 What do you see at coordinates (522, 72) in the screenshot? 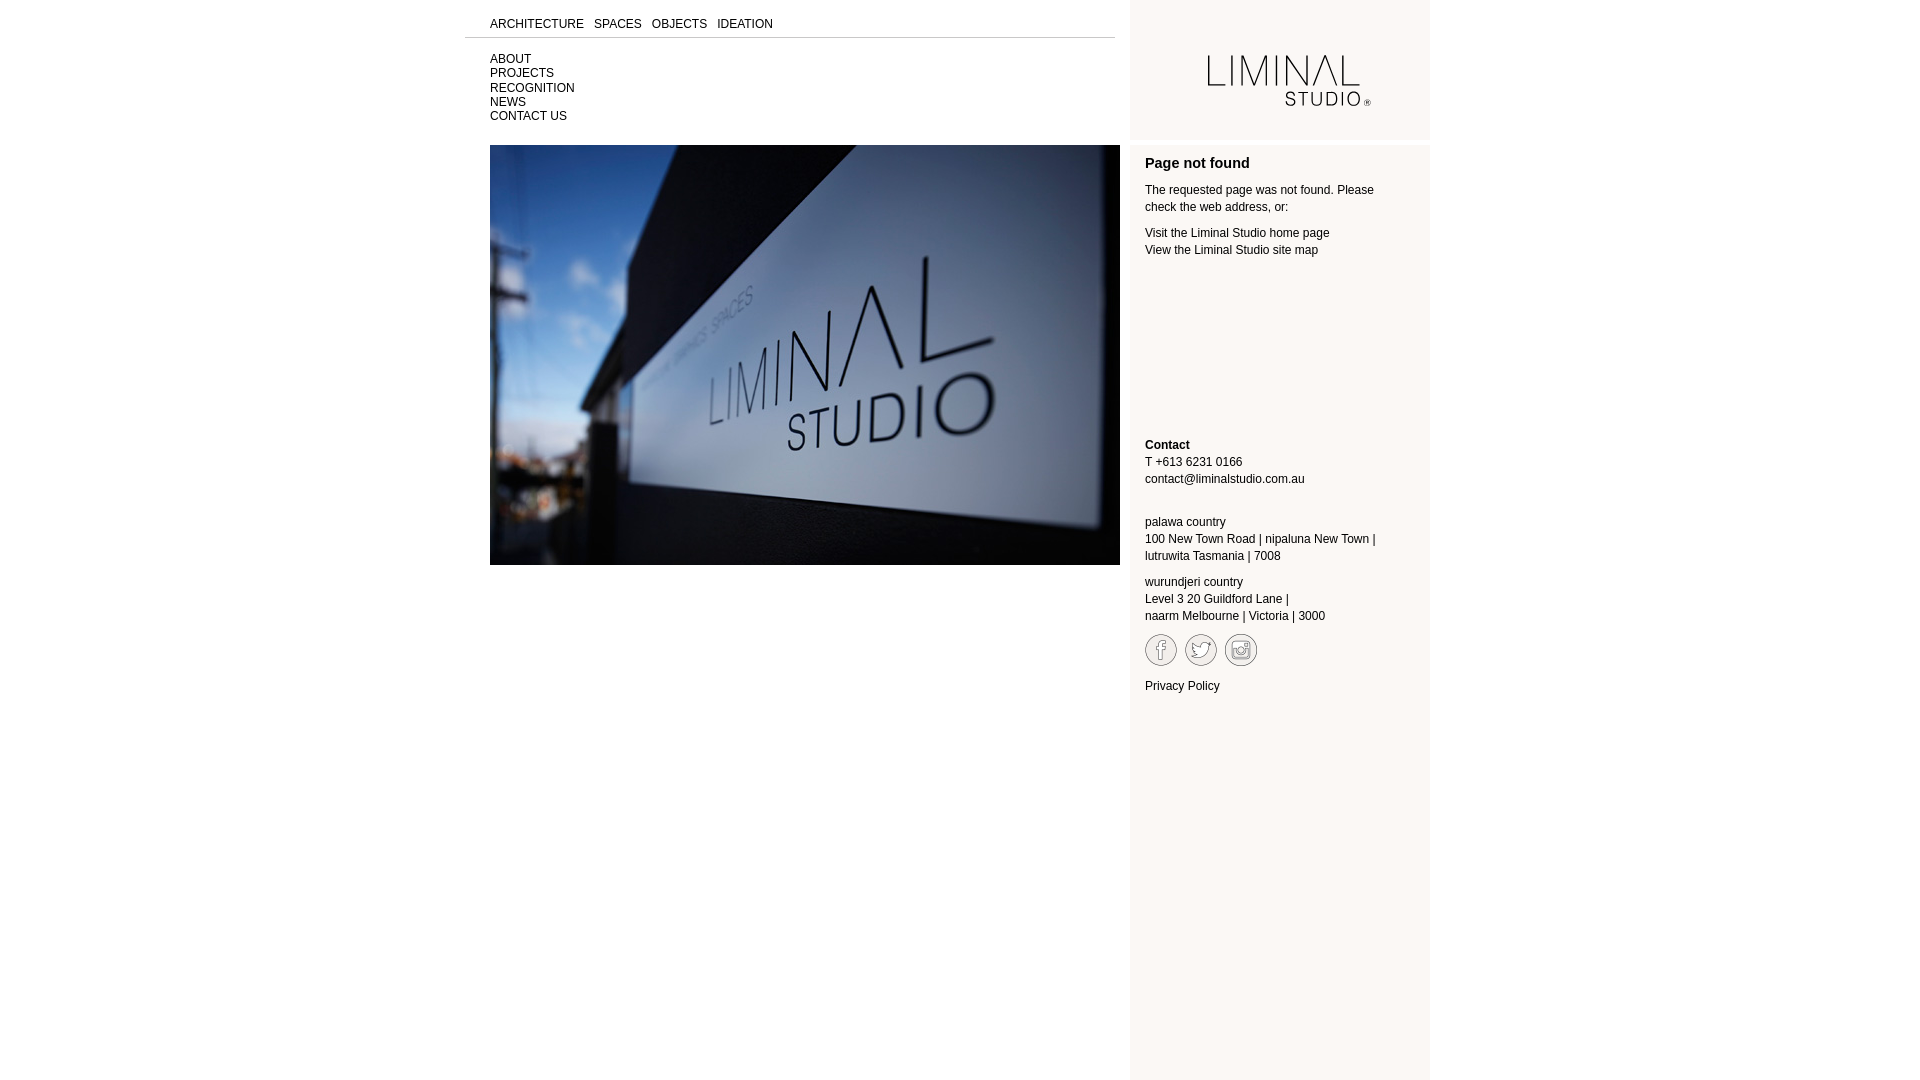
I see `'PROJECTS'` at bounding box center [522, 72].